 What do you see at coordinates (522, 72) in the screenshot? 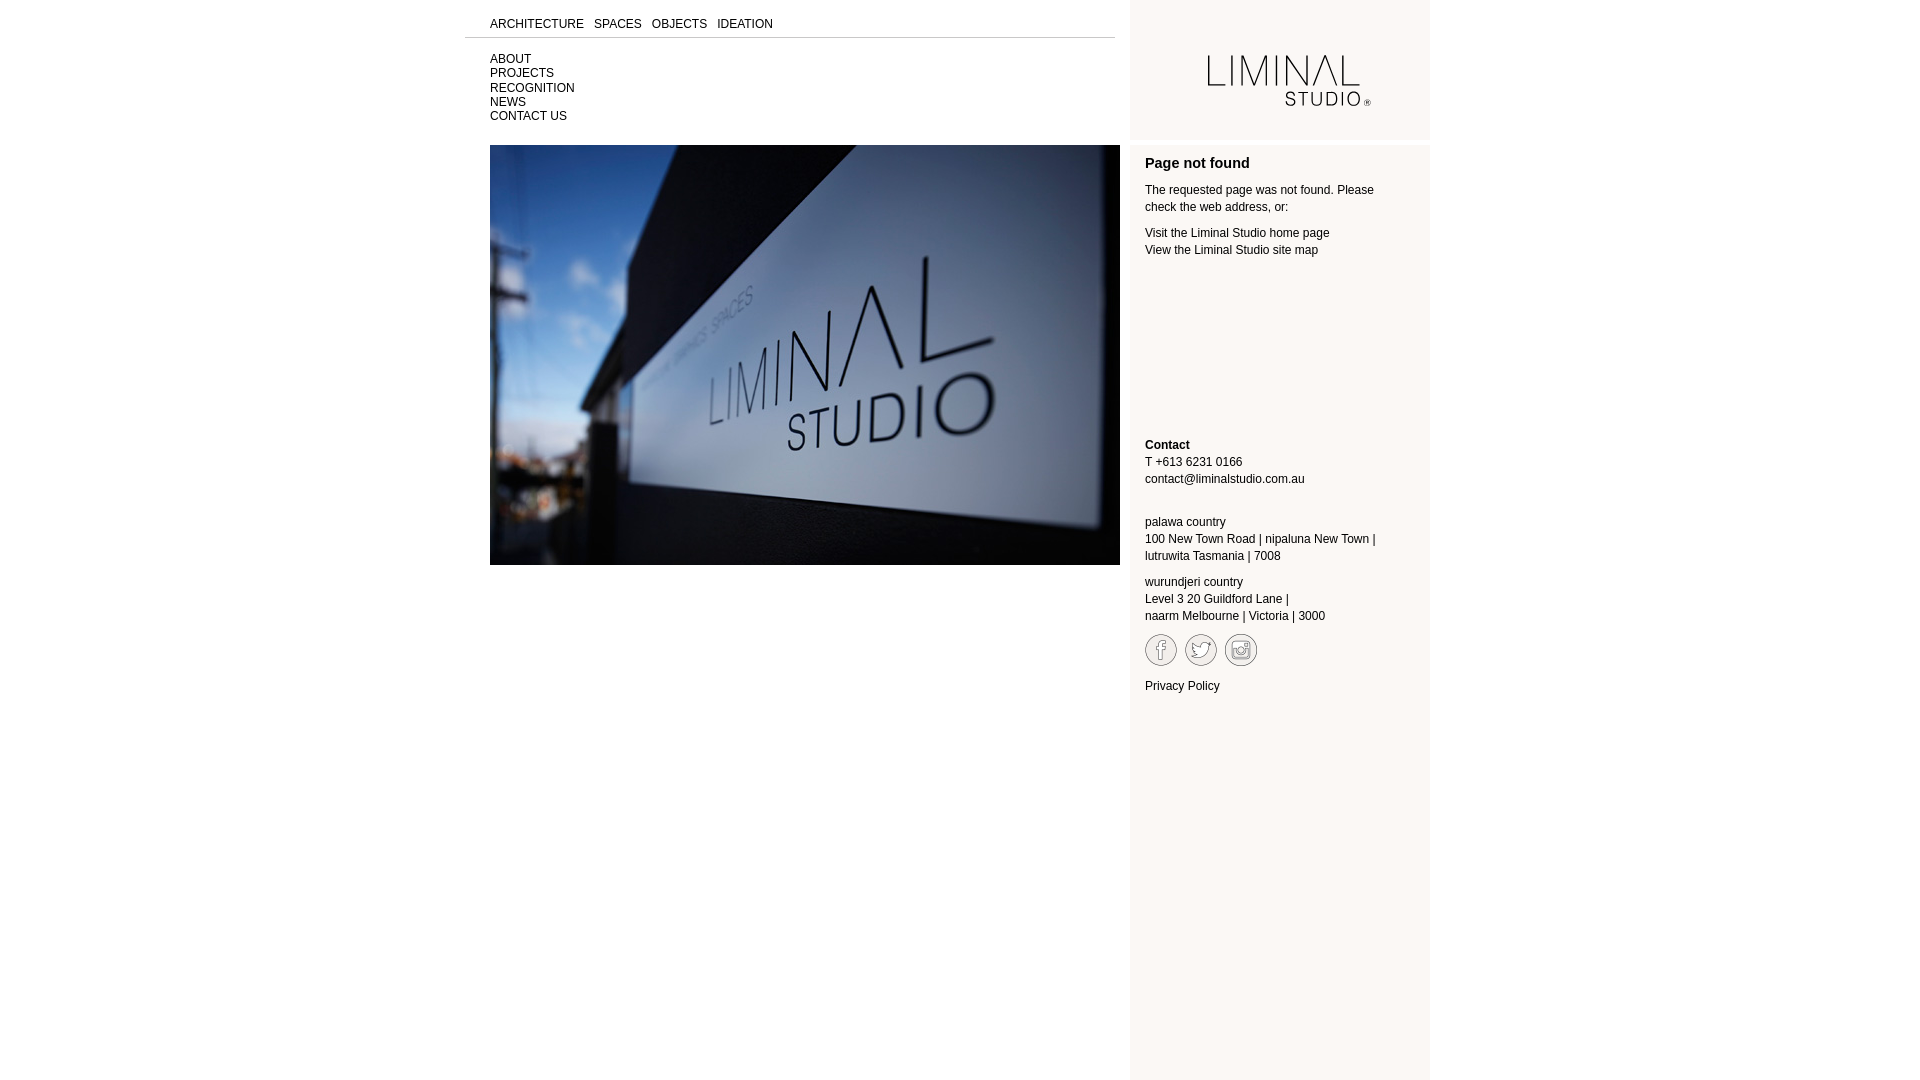
I see `'PROJECTS'` at bounding box center [522, 72].